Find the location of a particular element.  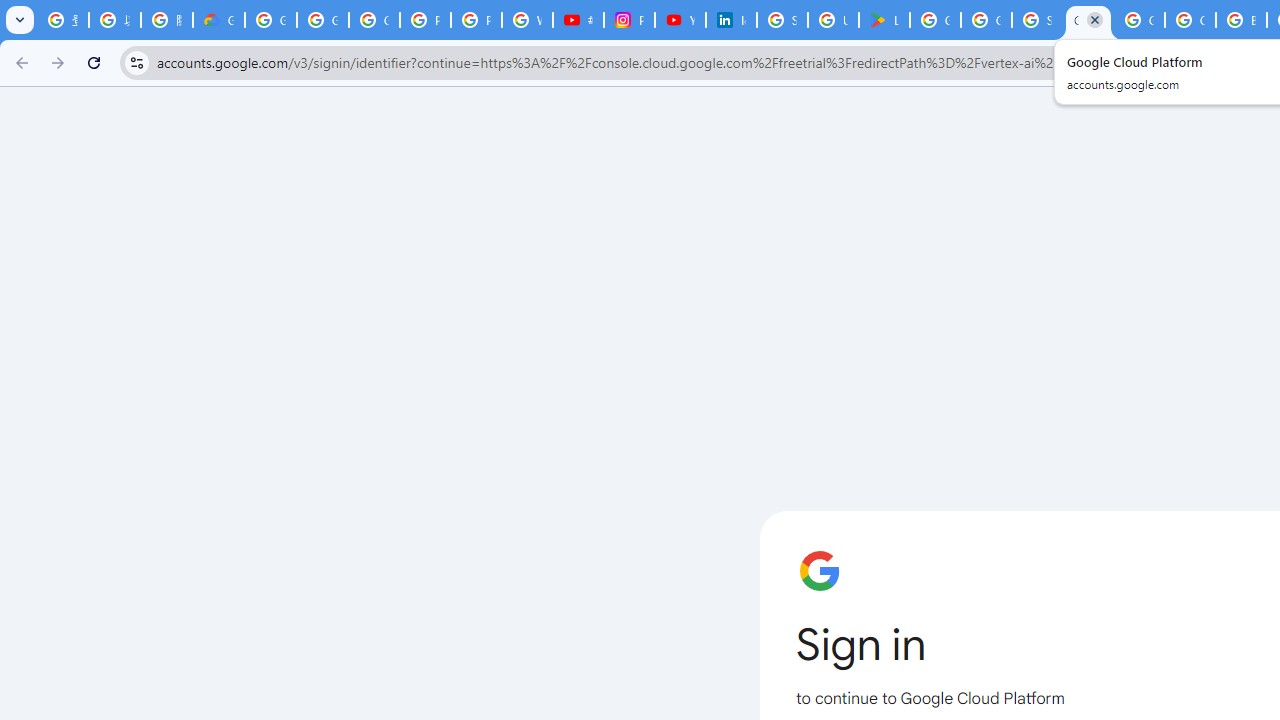

'Privacy Help Center - Policies Help' is located at coordinates (475, 20).